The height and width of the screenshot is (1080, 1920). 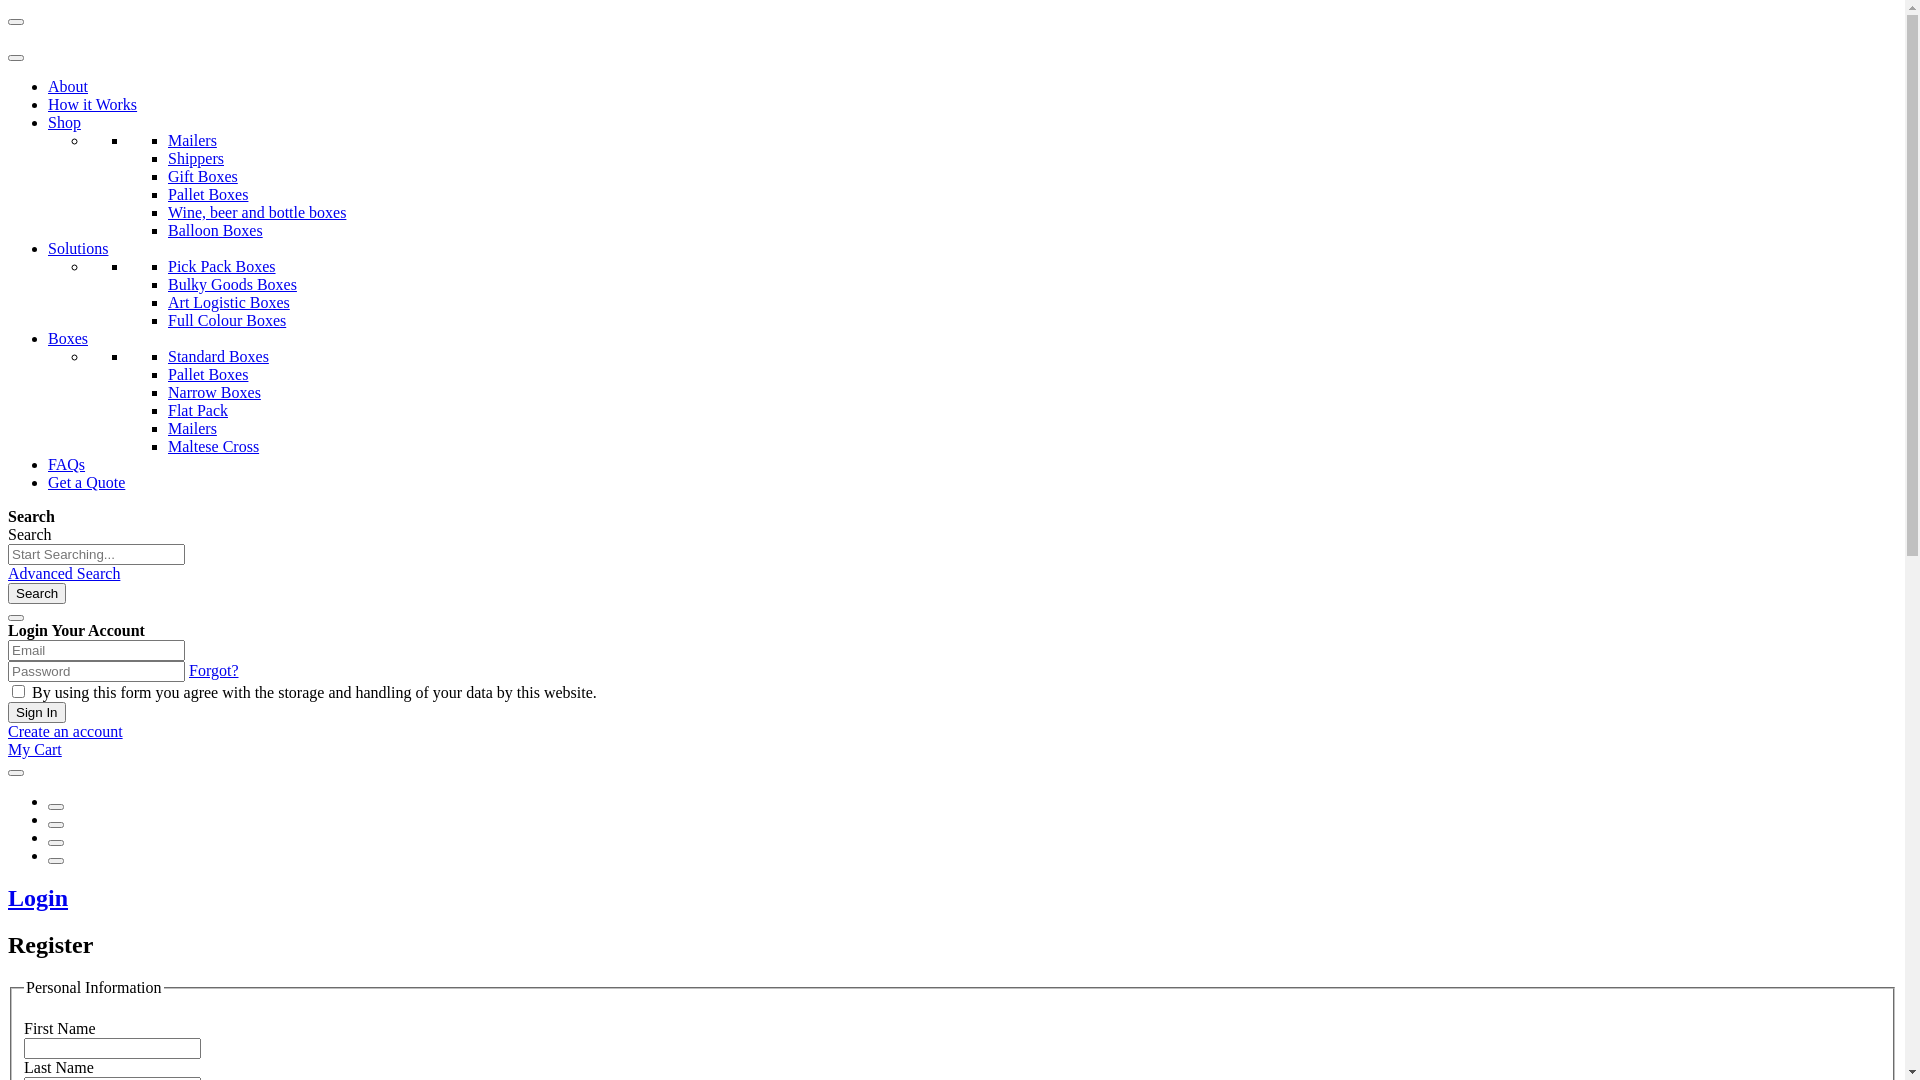 I want to click on 'Get a Quote', so click(x=85, y=482).